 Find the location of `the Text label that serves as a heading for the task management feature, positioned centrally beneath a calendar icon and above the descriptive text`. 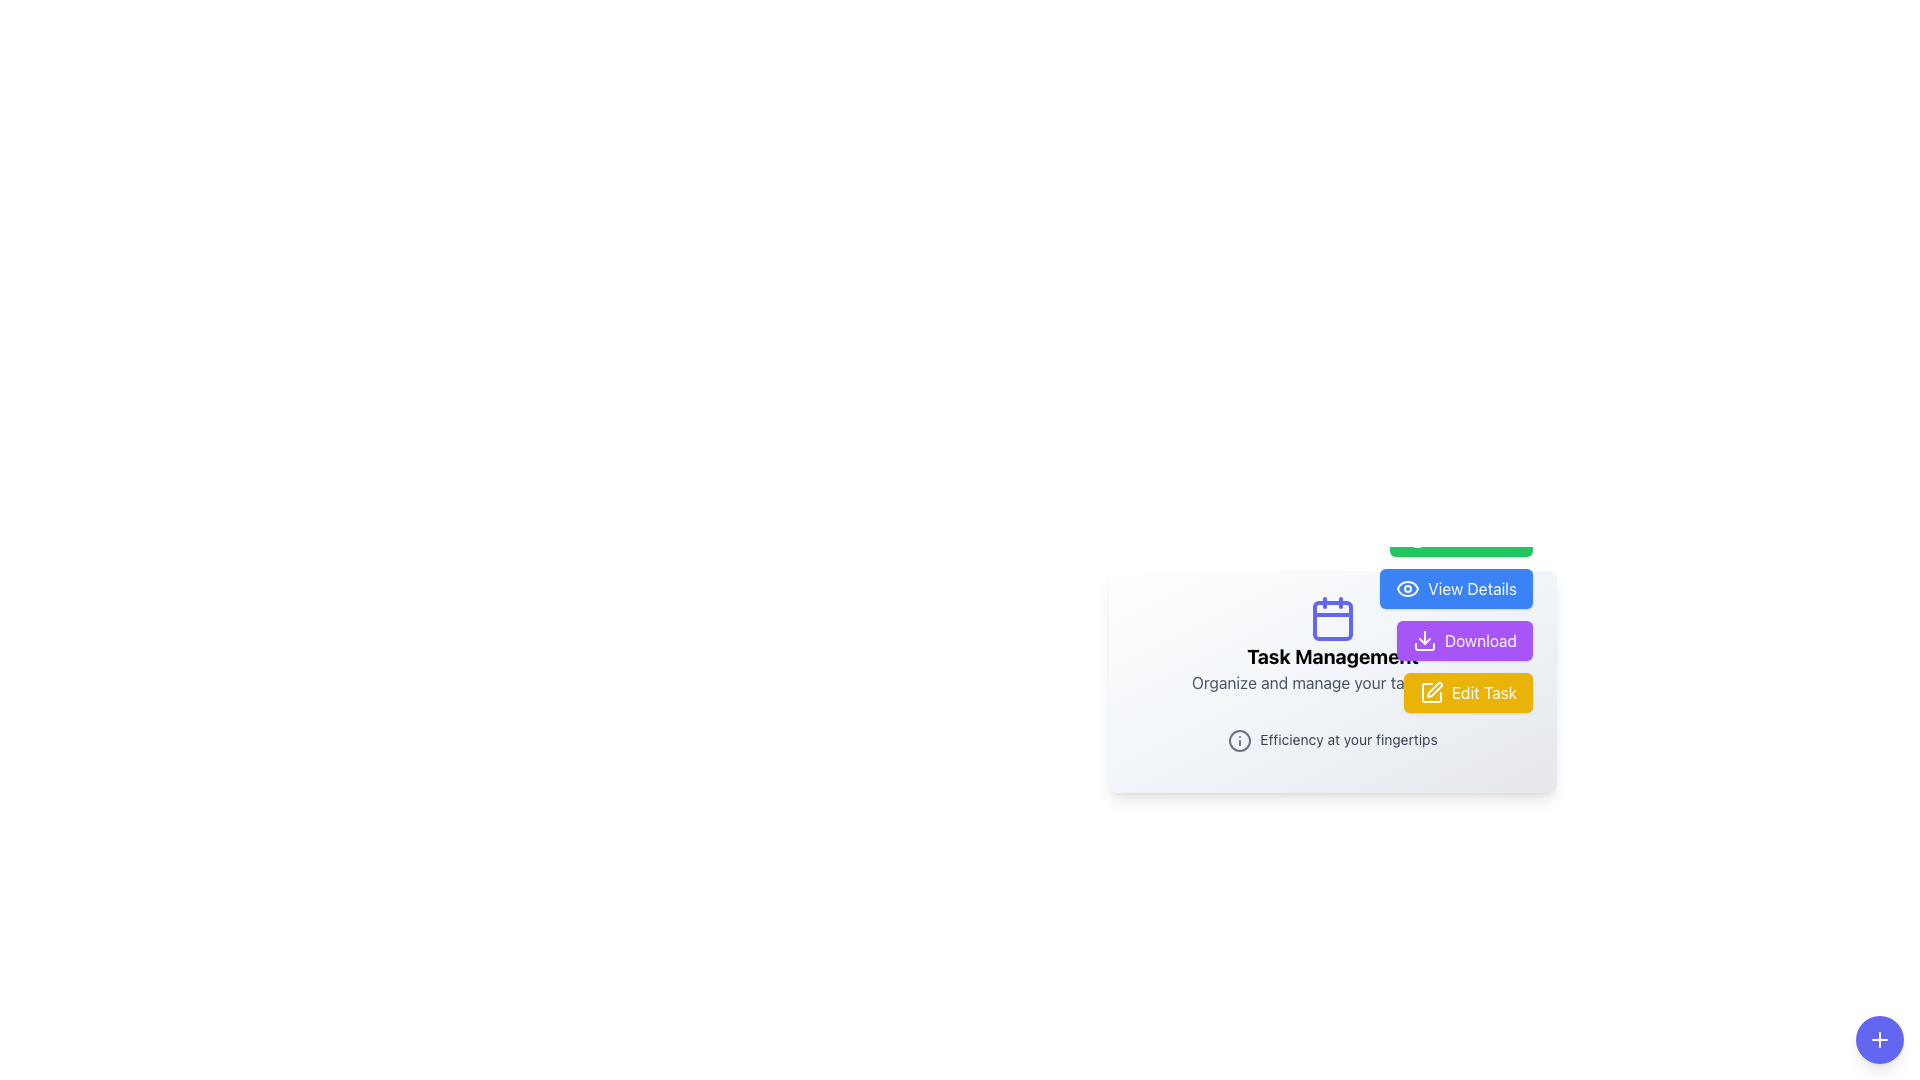

the Text label that serves as a heading for the task management feature, positioned centrally beneath a calendar icon and above the descriptive text is located at coordinates (1333, 656).